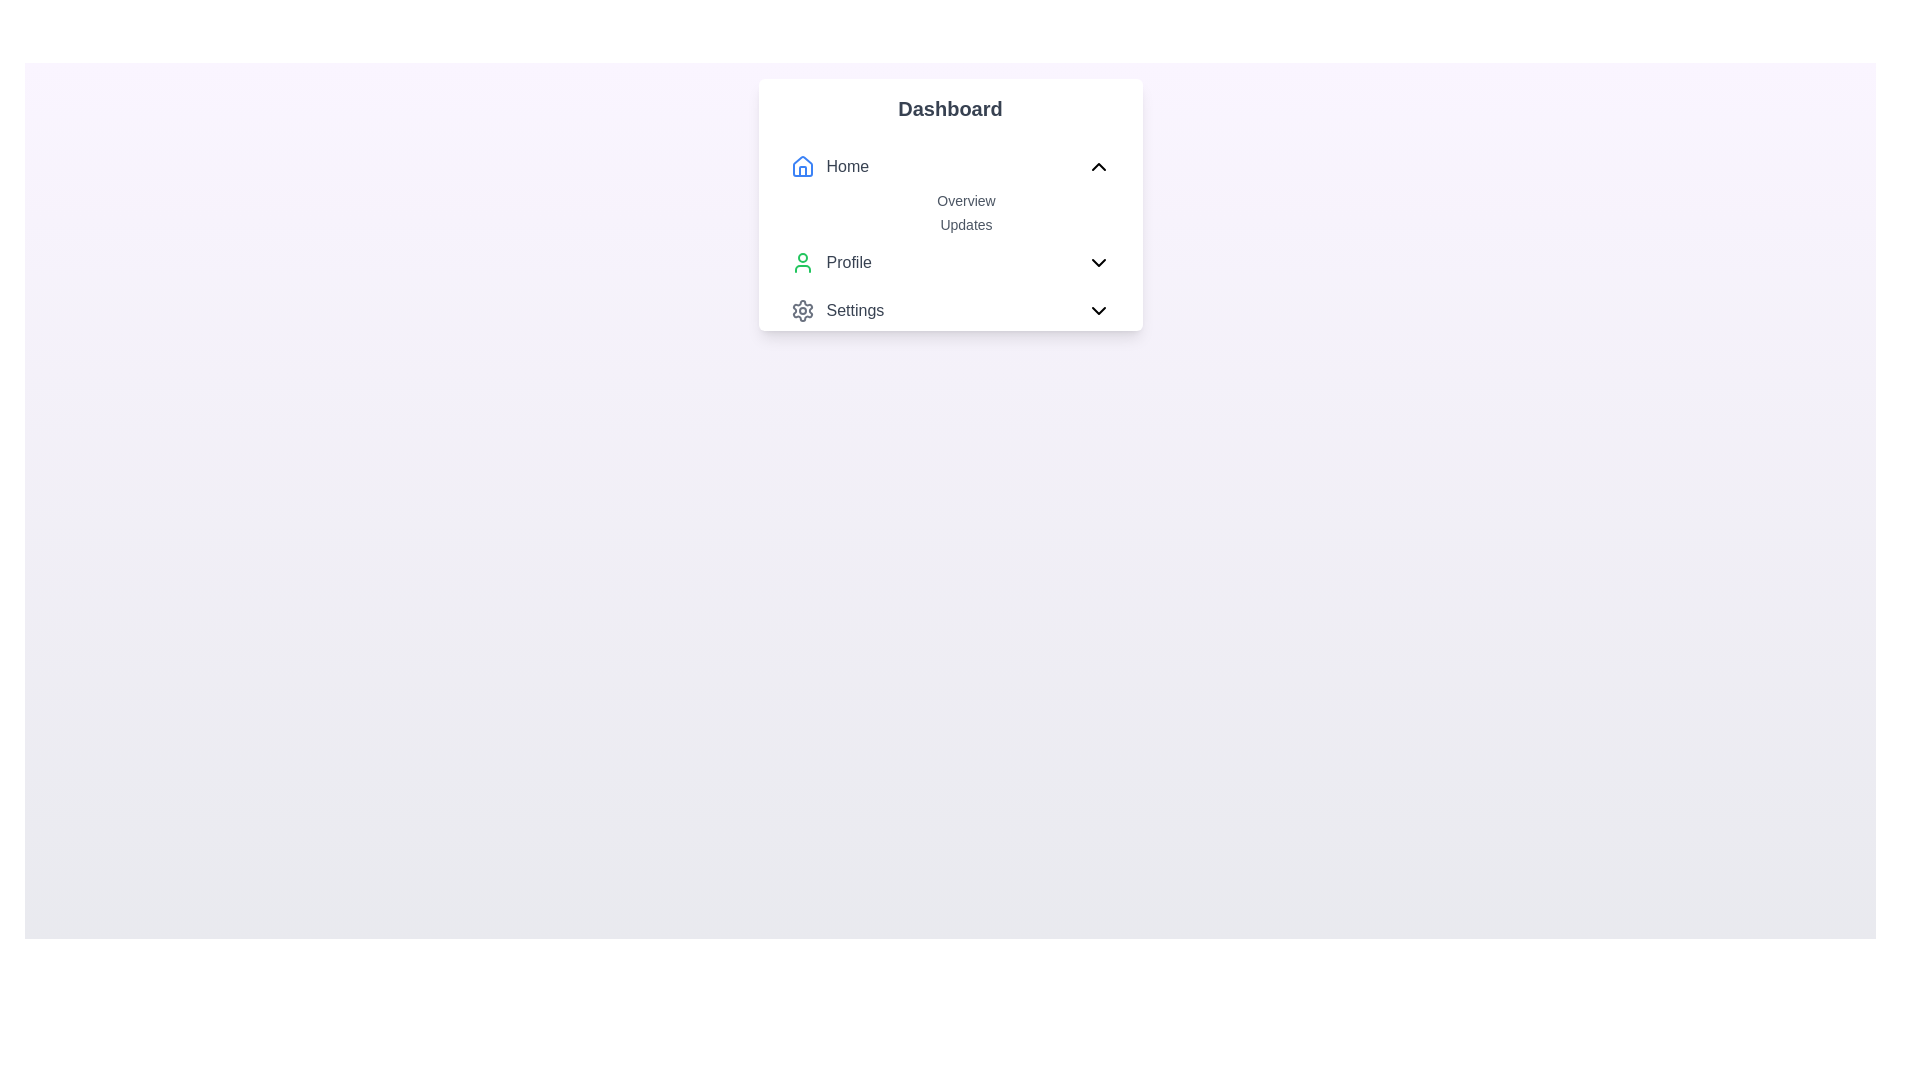 The width and height of the screenshot is (1920, 1080). I want to click on the 'Overview' and 'Updates' links in the Dropdown menu section under the 'Home' menu, so click(966, 212).